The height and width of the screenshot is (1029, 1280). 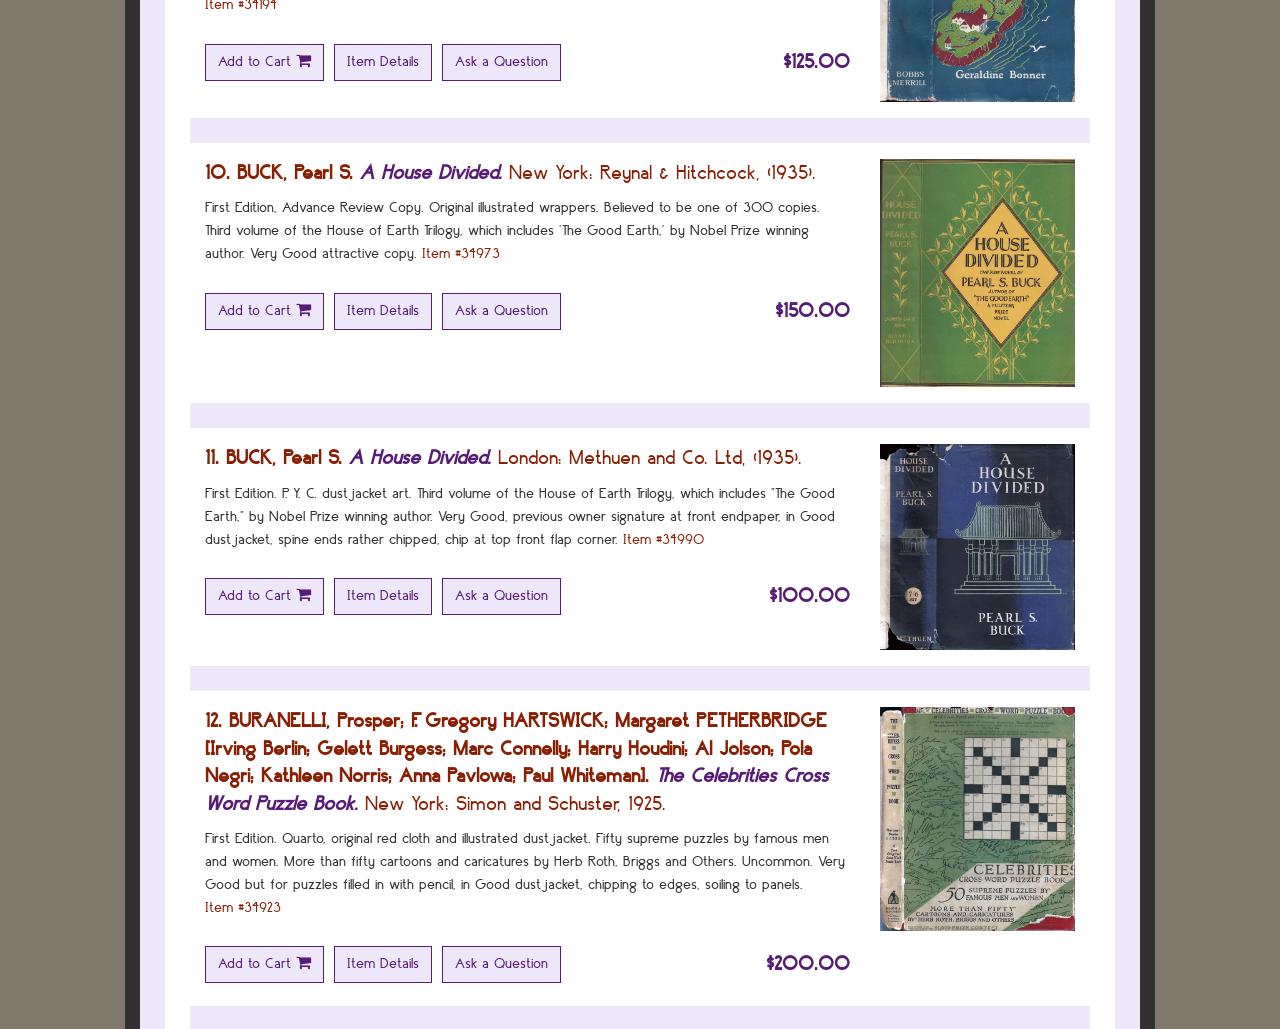 What do you see at coordinates (809, 595) in the screenshot?
I see `'$100.00'` at bounding box center [809, 595].